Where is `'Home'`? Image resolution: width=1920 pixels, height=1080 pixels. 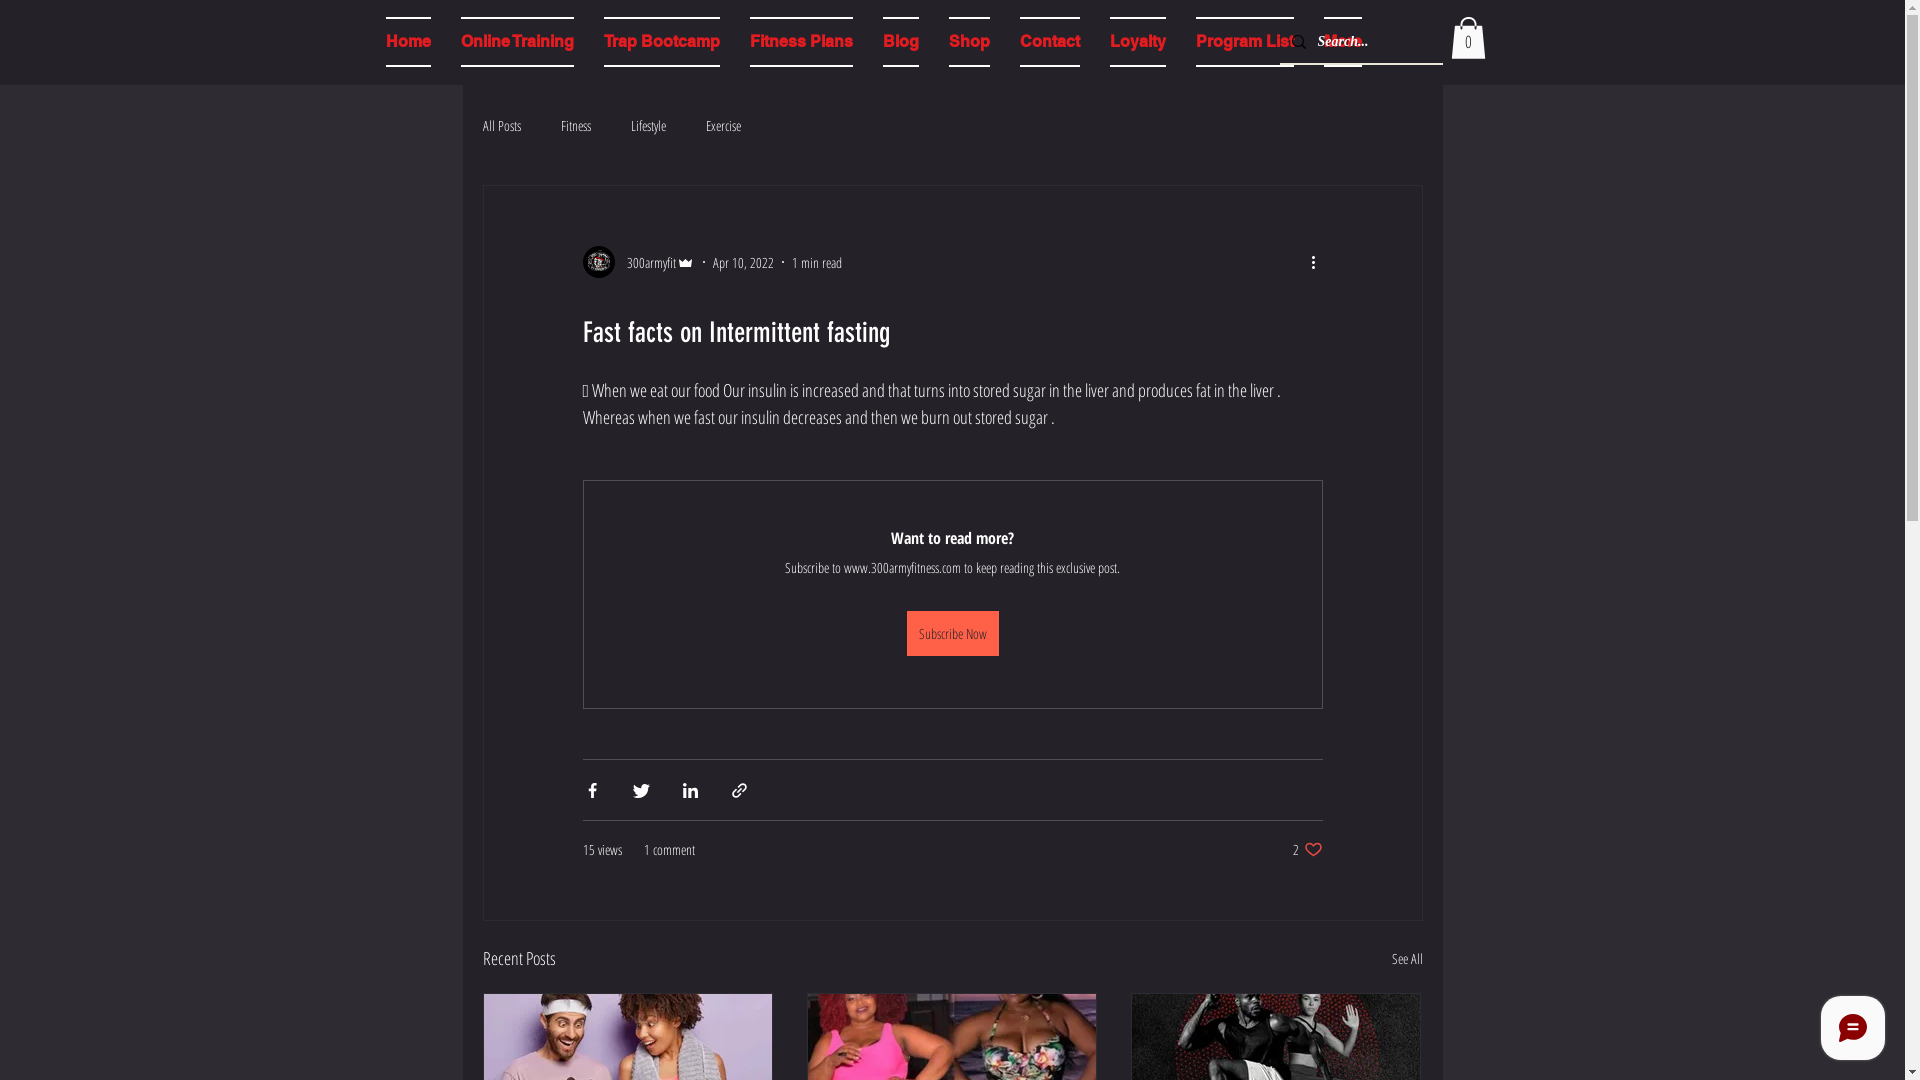
'Home' is located at coordinates (406, 42).